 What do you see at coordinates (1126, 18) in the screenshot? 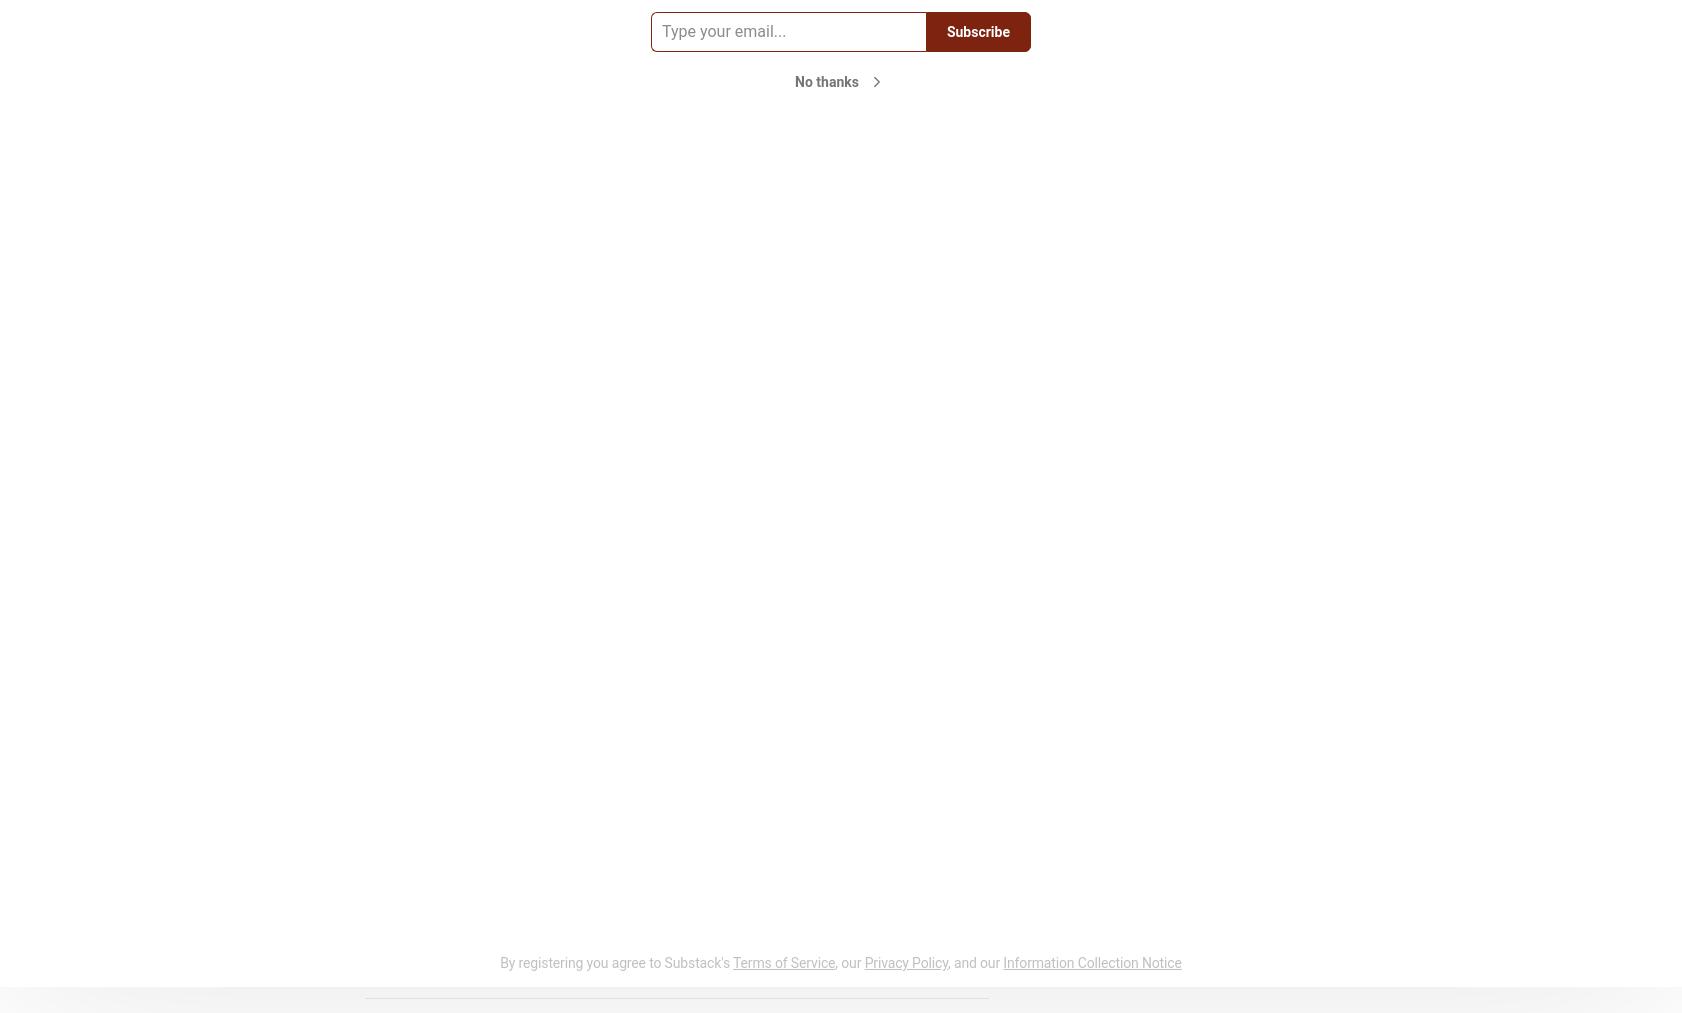
I see `'Community news from across Louisiana'` at bounding box center [1126, 18].